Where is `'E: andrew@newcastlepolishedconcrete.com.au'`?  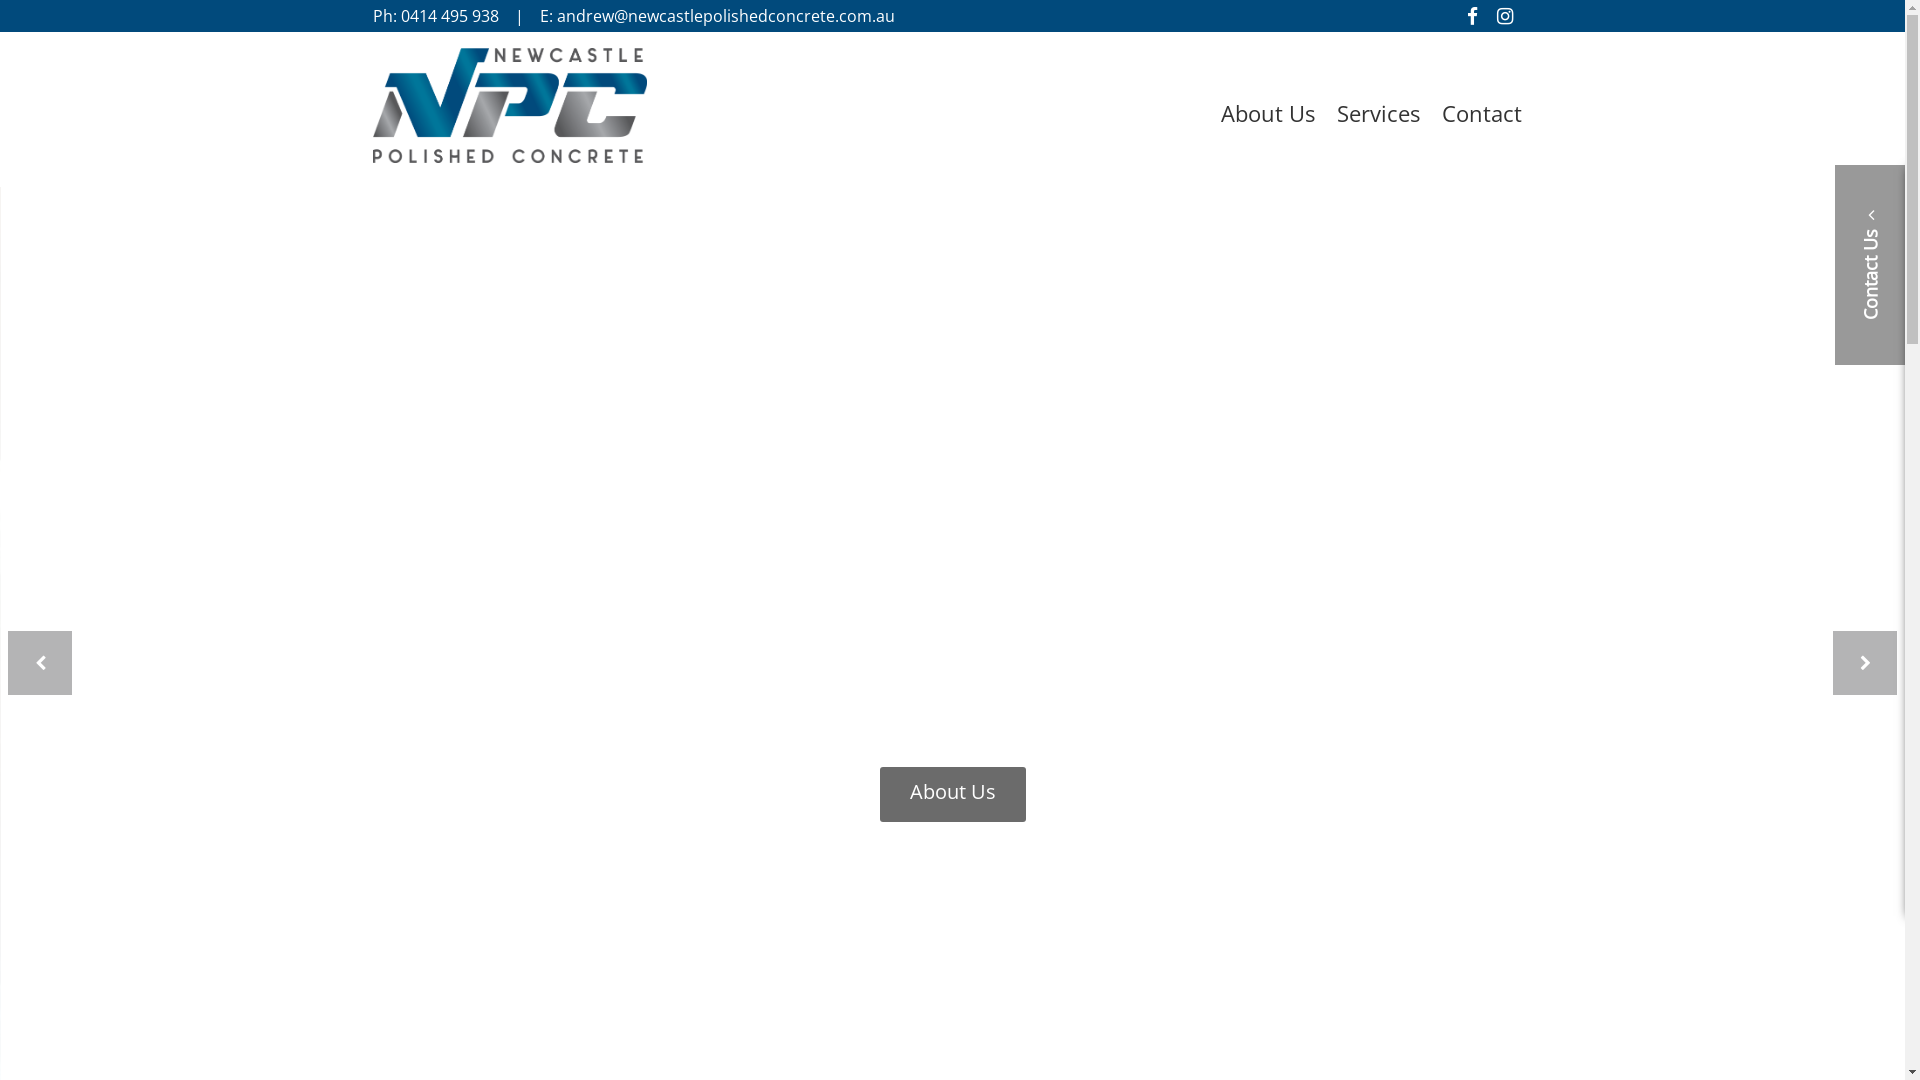
'E: andrew@newcastlepolishedconcrete.com.au' is located at coordinates (717, 15).